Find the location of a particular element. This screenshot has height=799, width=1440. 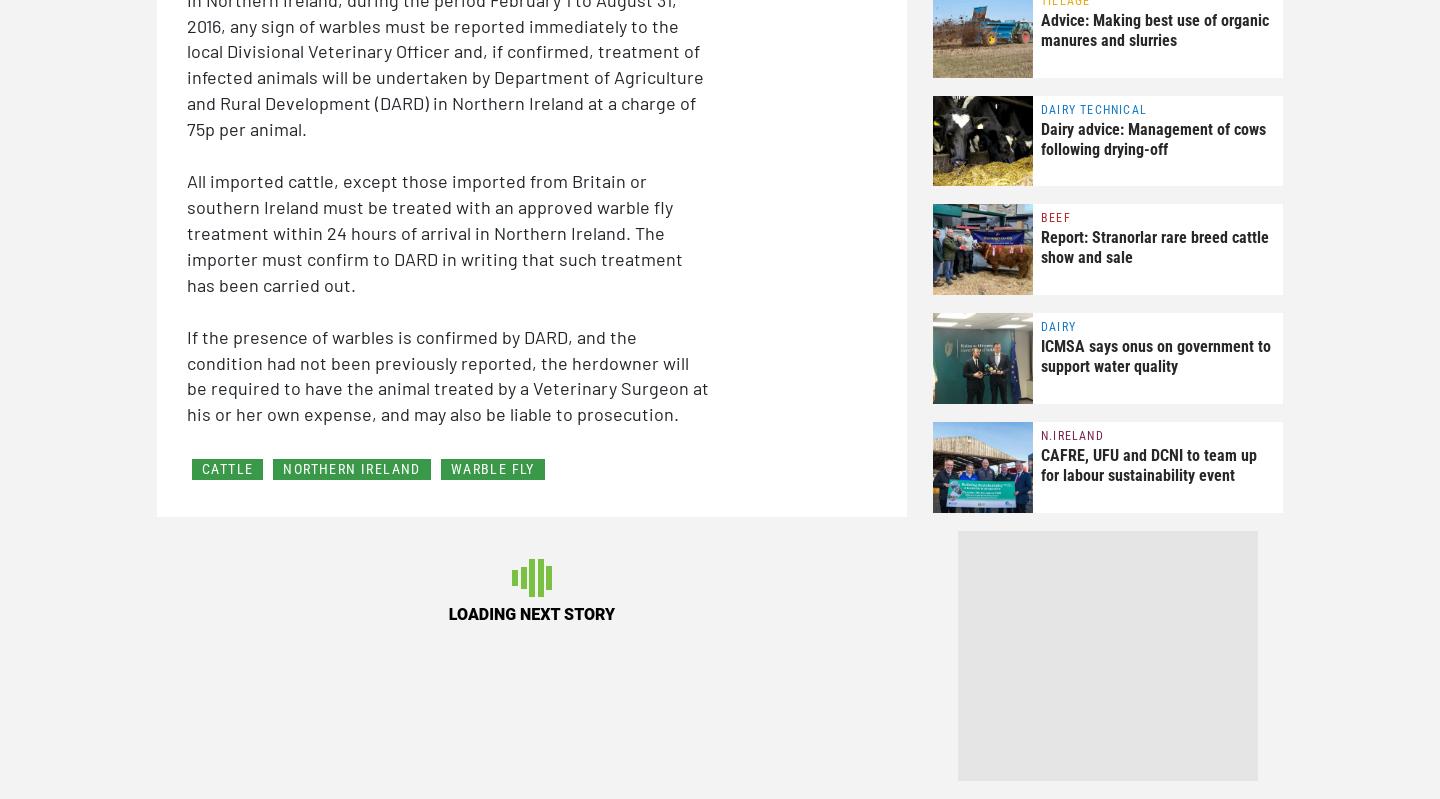

'CATTLE' is located at coordinates (227, 468).